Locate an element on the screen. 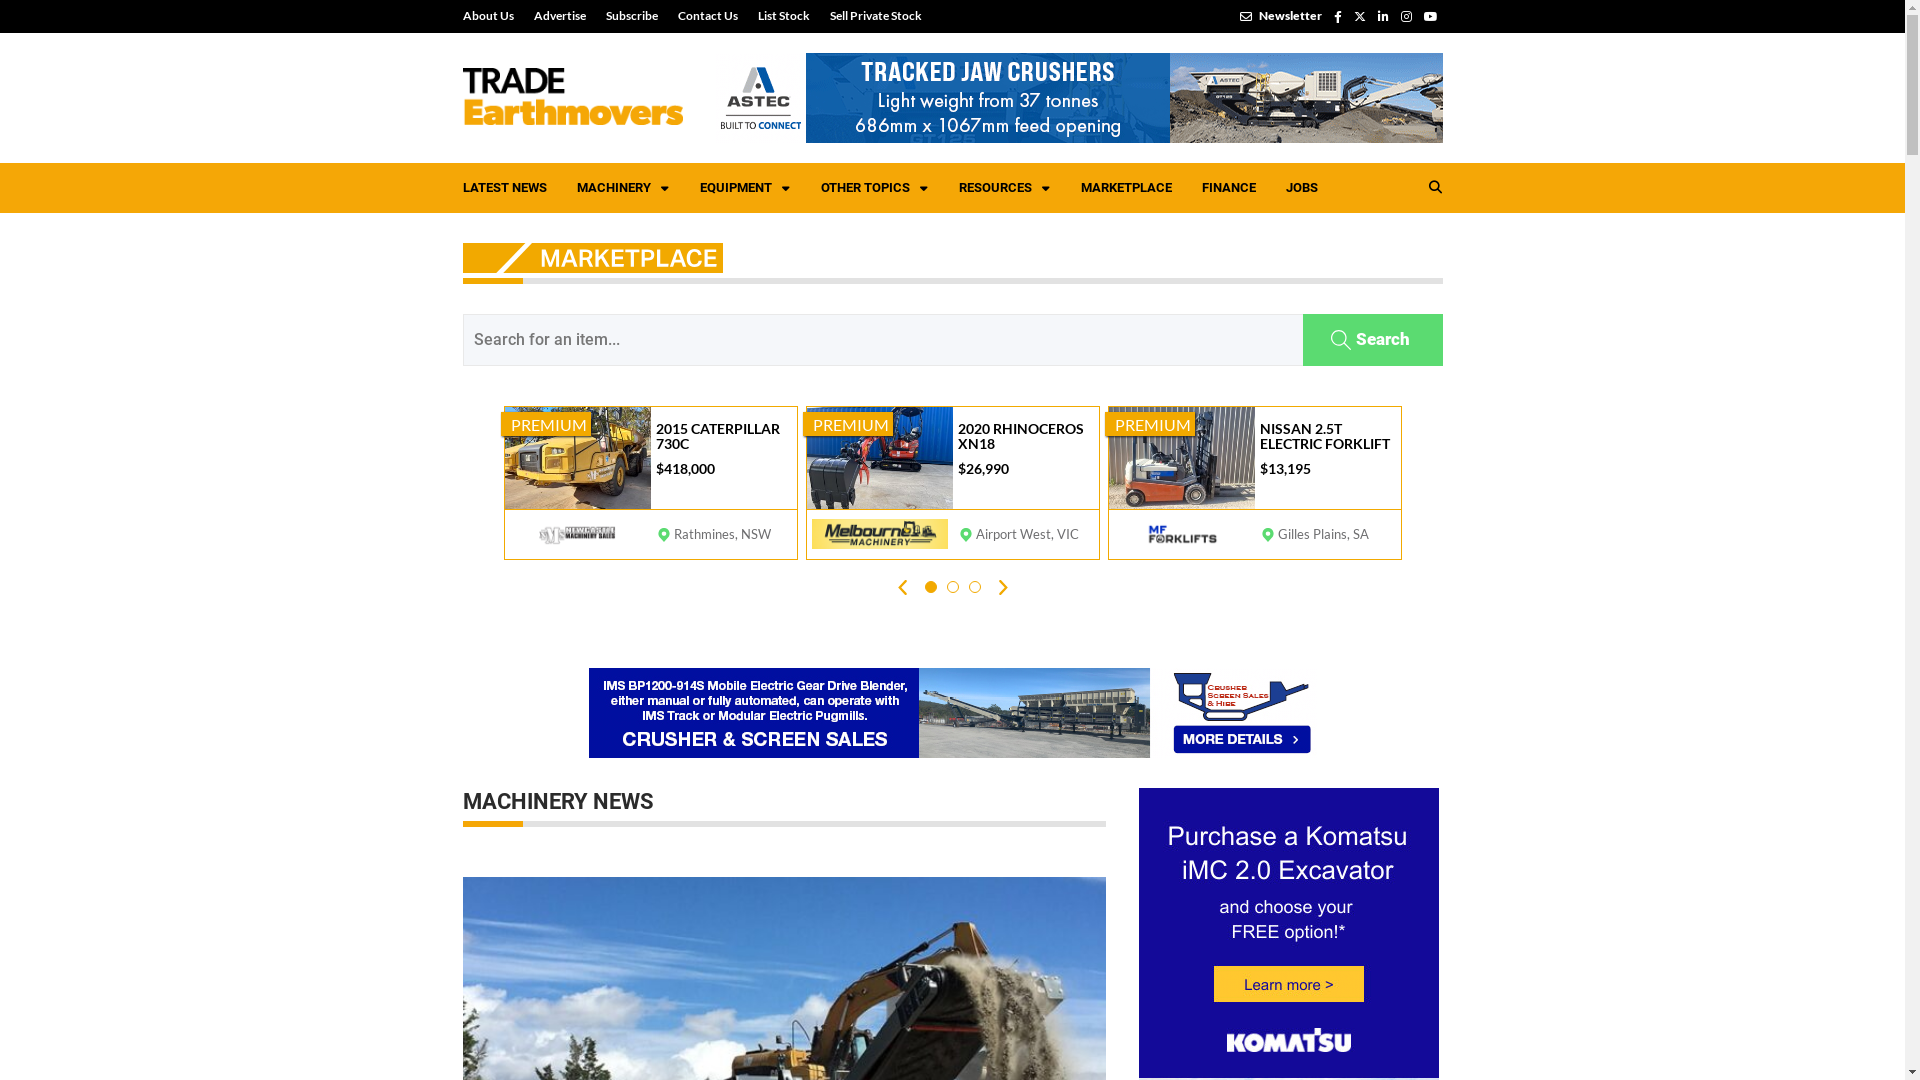  'LATEST NEWS' is located at coordinates (446, 188).